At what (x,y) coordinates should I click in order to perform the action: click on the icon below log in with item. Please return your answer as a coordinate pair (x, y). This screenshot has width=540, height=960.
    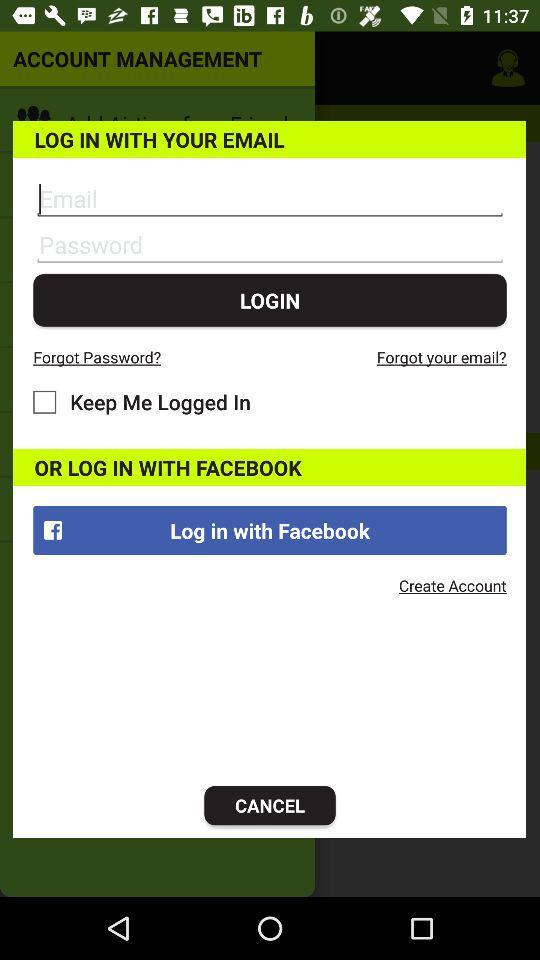
    Looking at the image, I should click on (452, 585).